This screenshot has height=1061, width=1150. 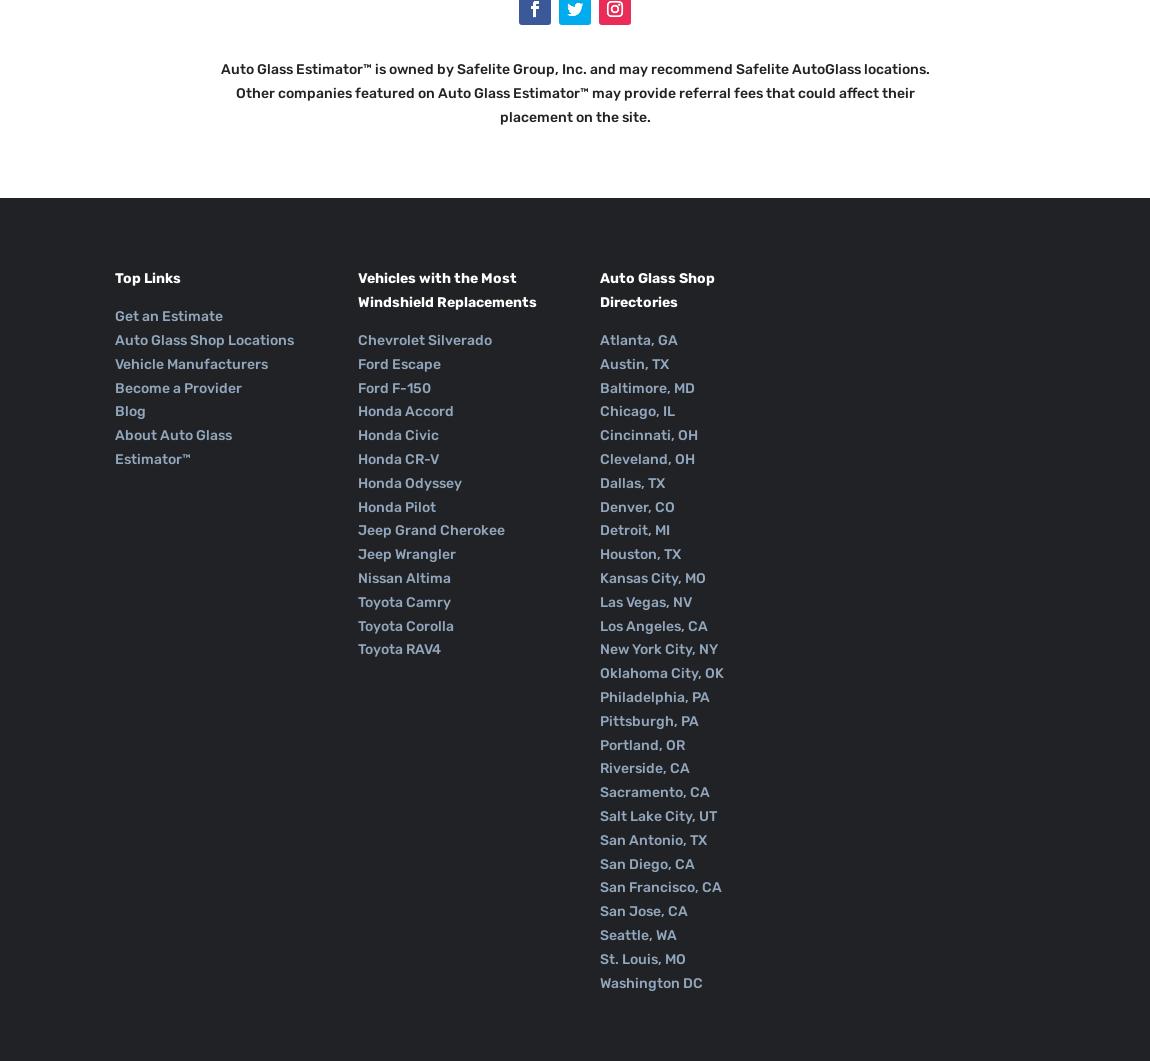 I want to click on 'About Auto Glass Estimator™', so click(x=172, y=447).